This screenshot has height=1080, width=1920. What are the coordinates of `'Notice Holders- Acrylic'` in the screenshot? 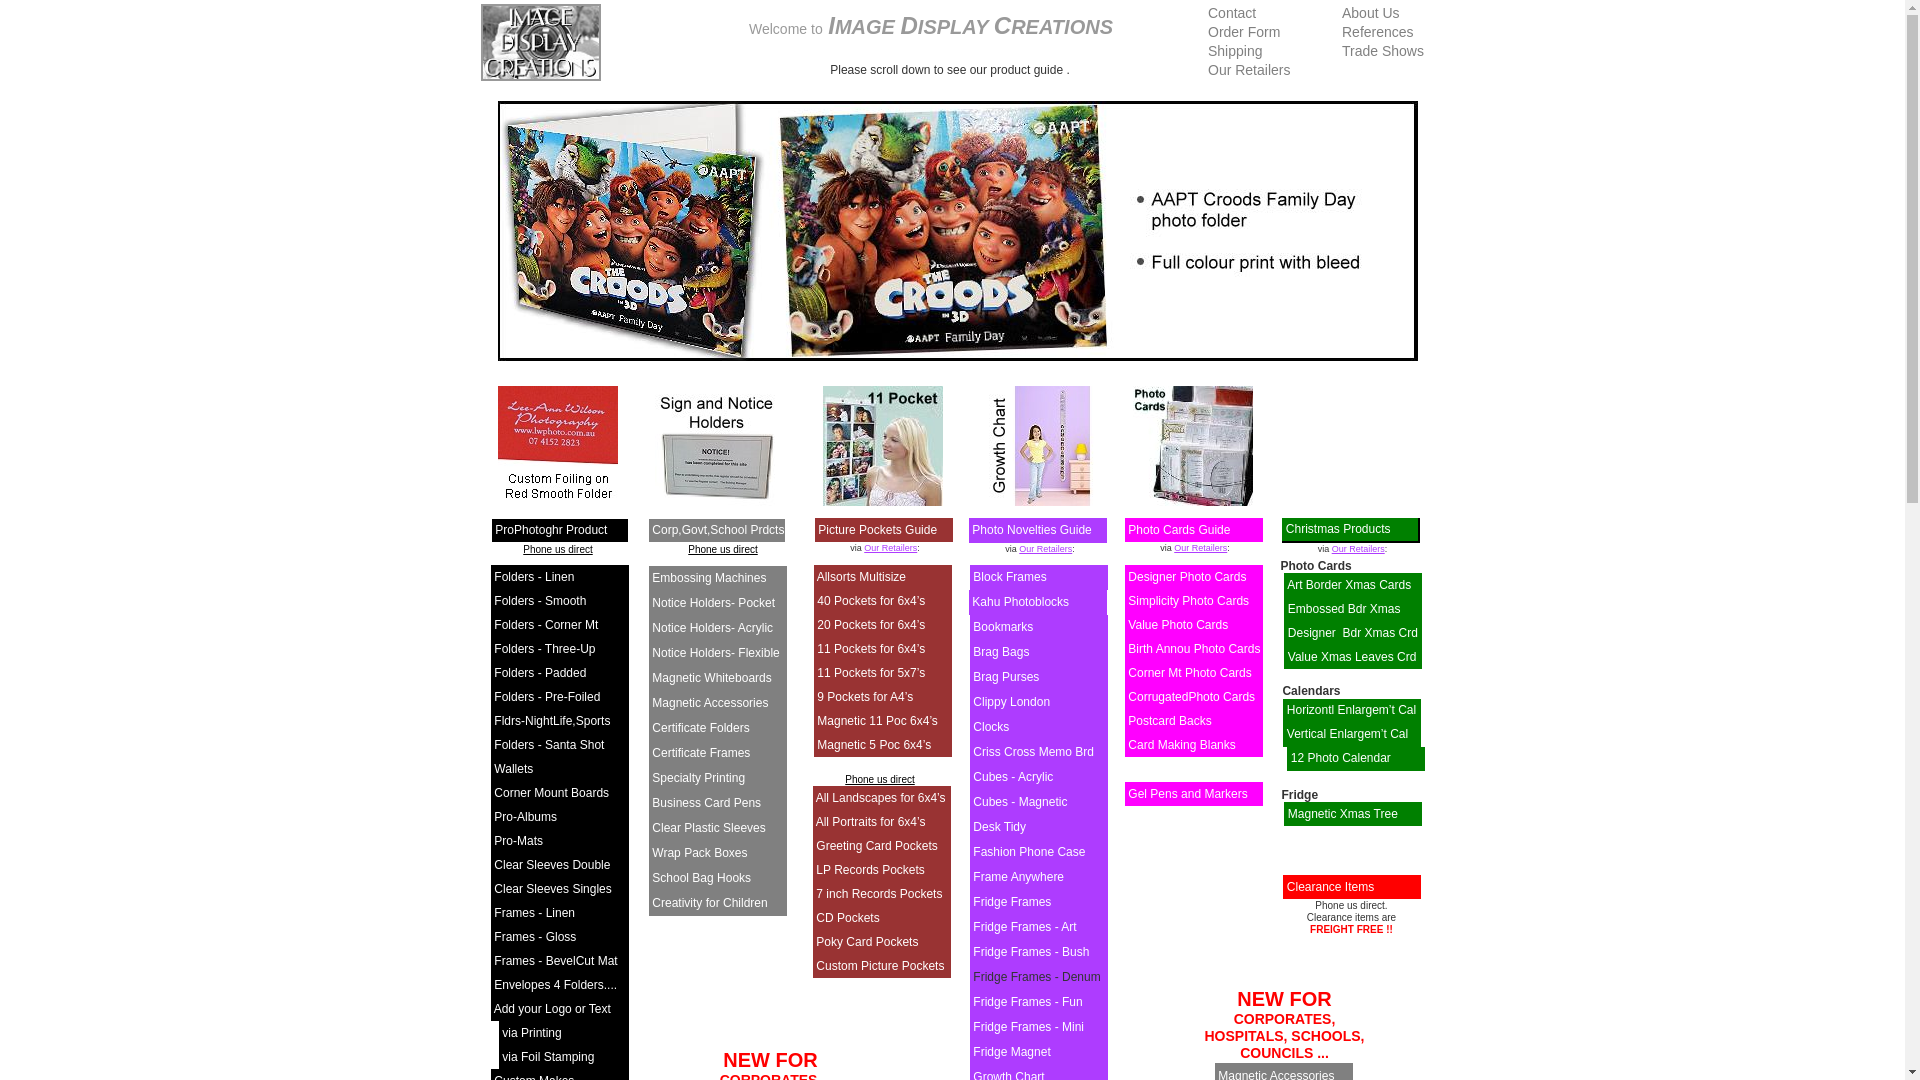 It's located at (712, 627).